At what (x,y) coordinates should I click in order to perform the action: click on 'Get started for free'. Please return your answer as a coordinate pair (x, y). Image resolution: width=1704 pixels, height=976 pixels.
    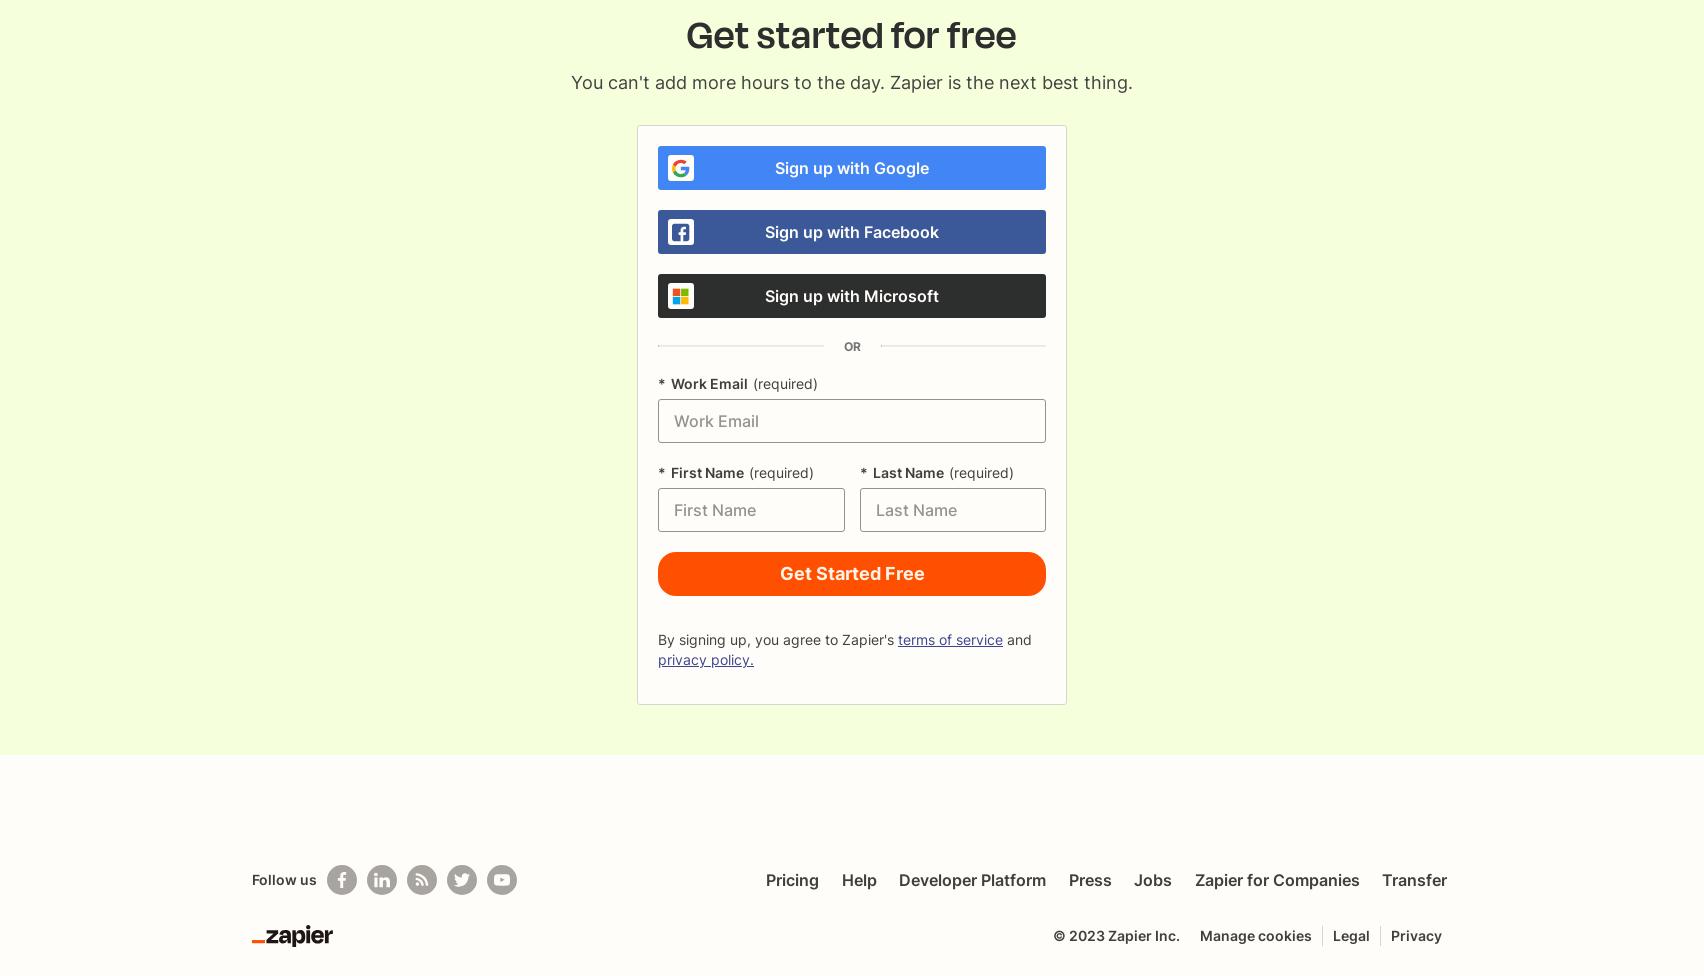
    Looking at the image, I should click on (852, 35).